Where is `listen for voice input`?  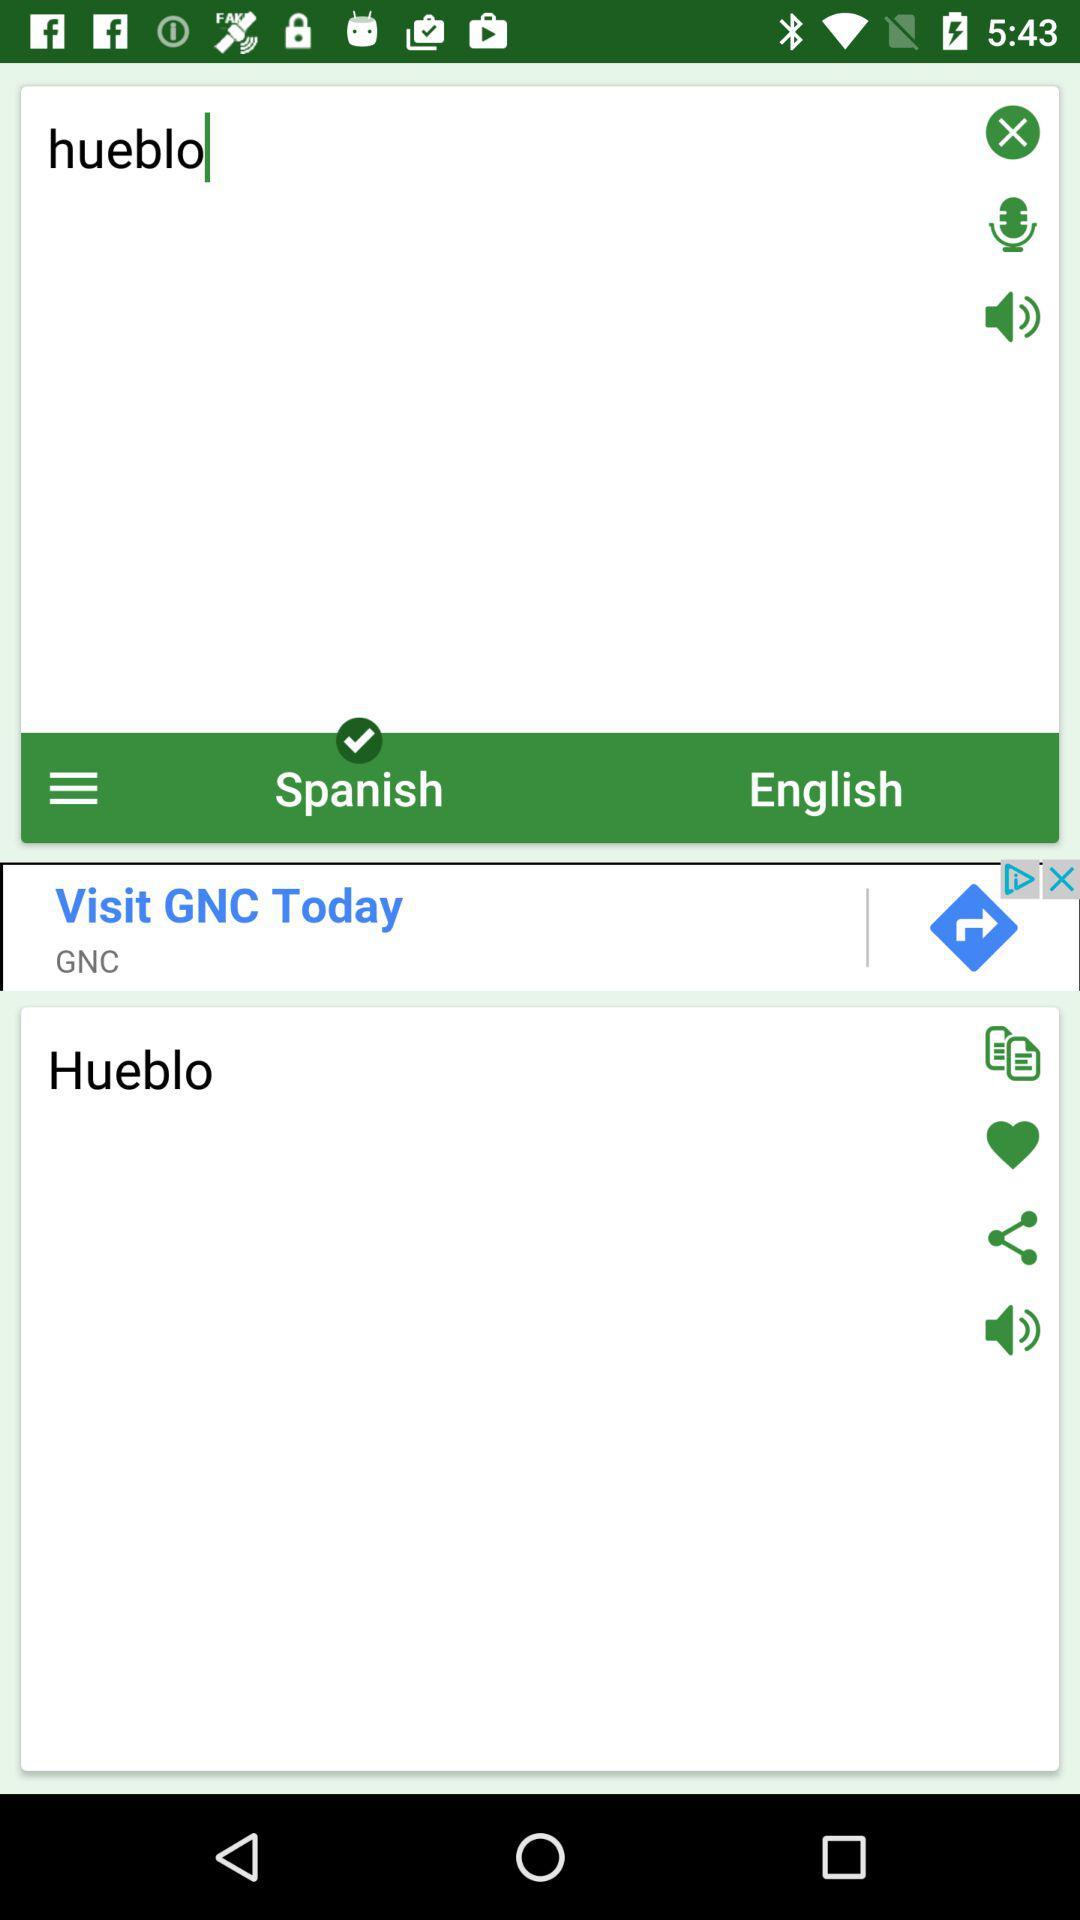 listen for voice input is located at coordinates (1012, 224).